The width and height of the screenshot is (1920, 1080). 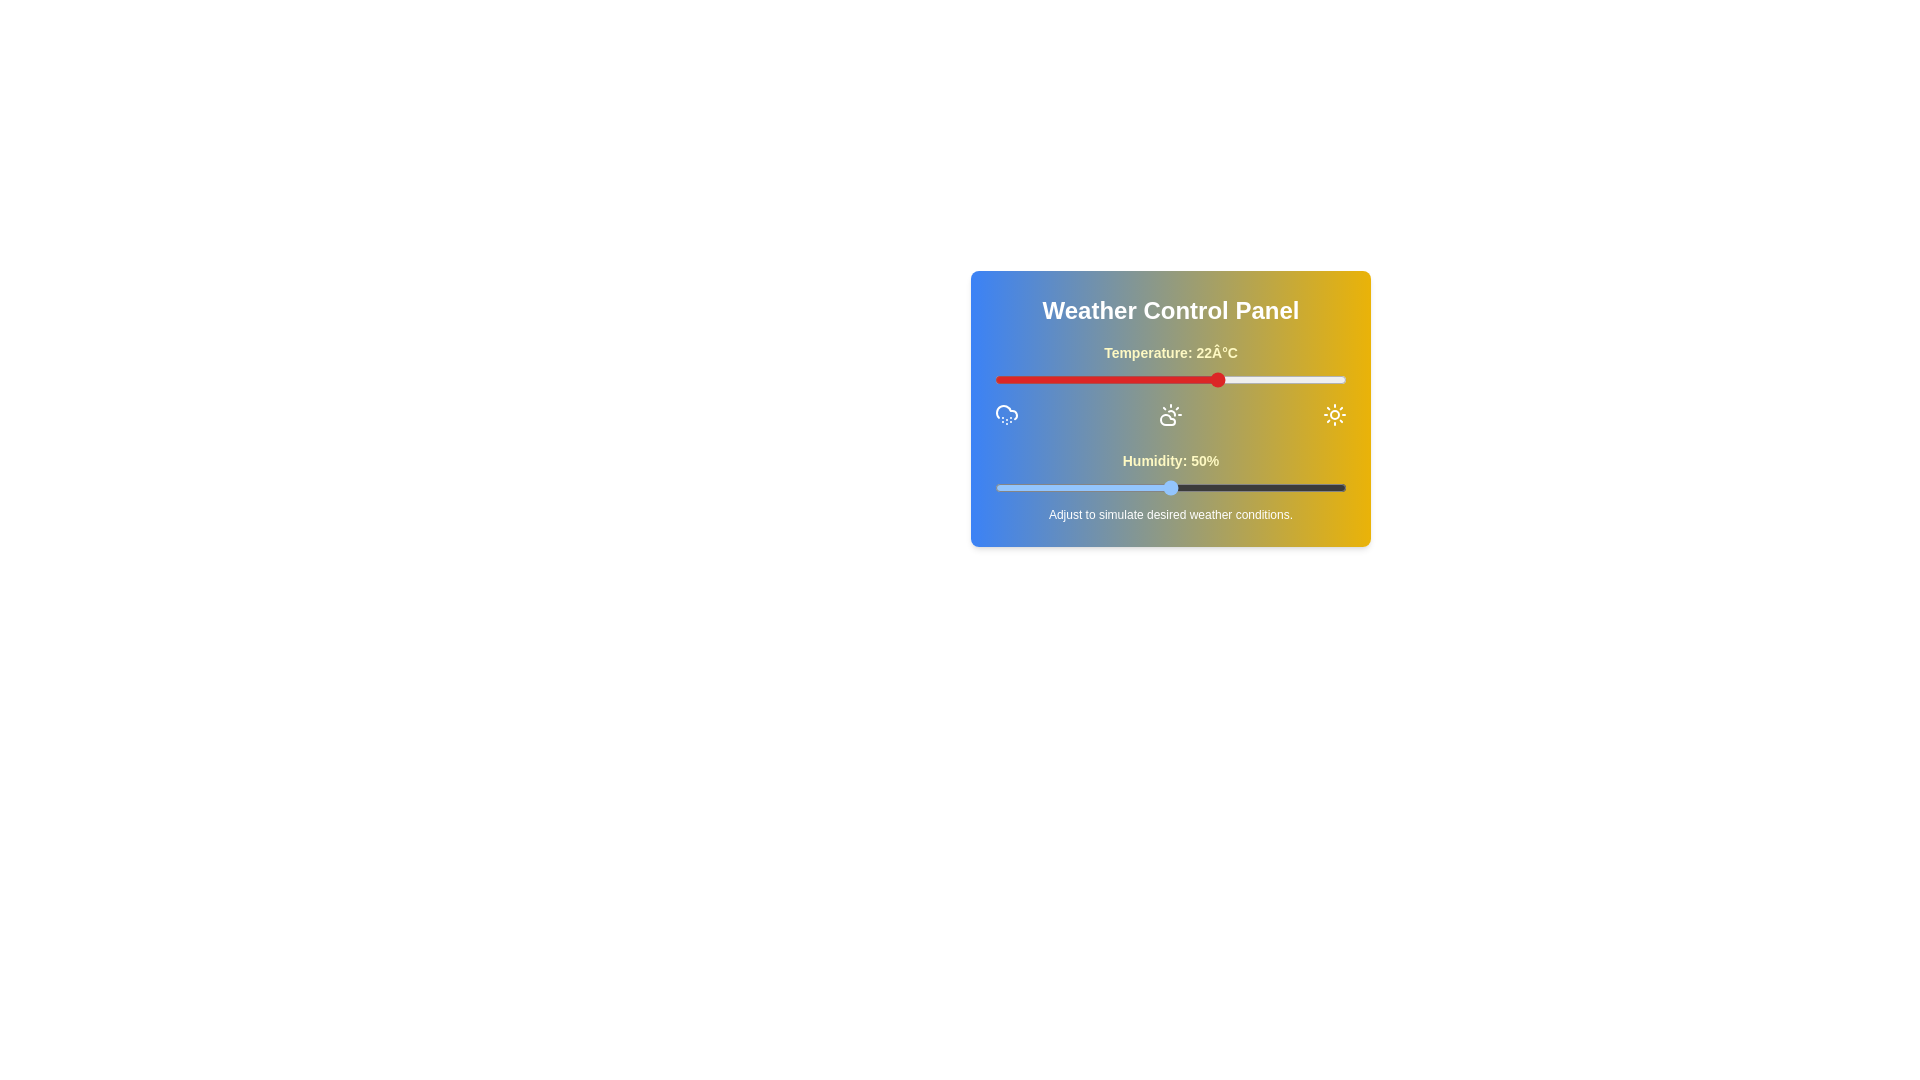 I want to click on temperature, so click(x=1037, y=380).